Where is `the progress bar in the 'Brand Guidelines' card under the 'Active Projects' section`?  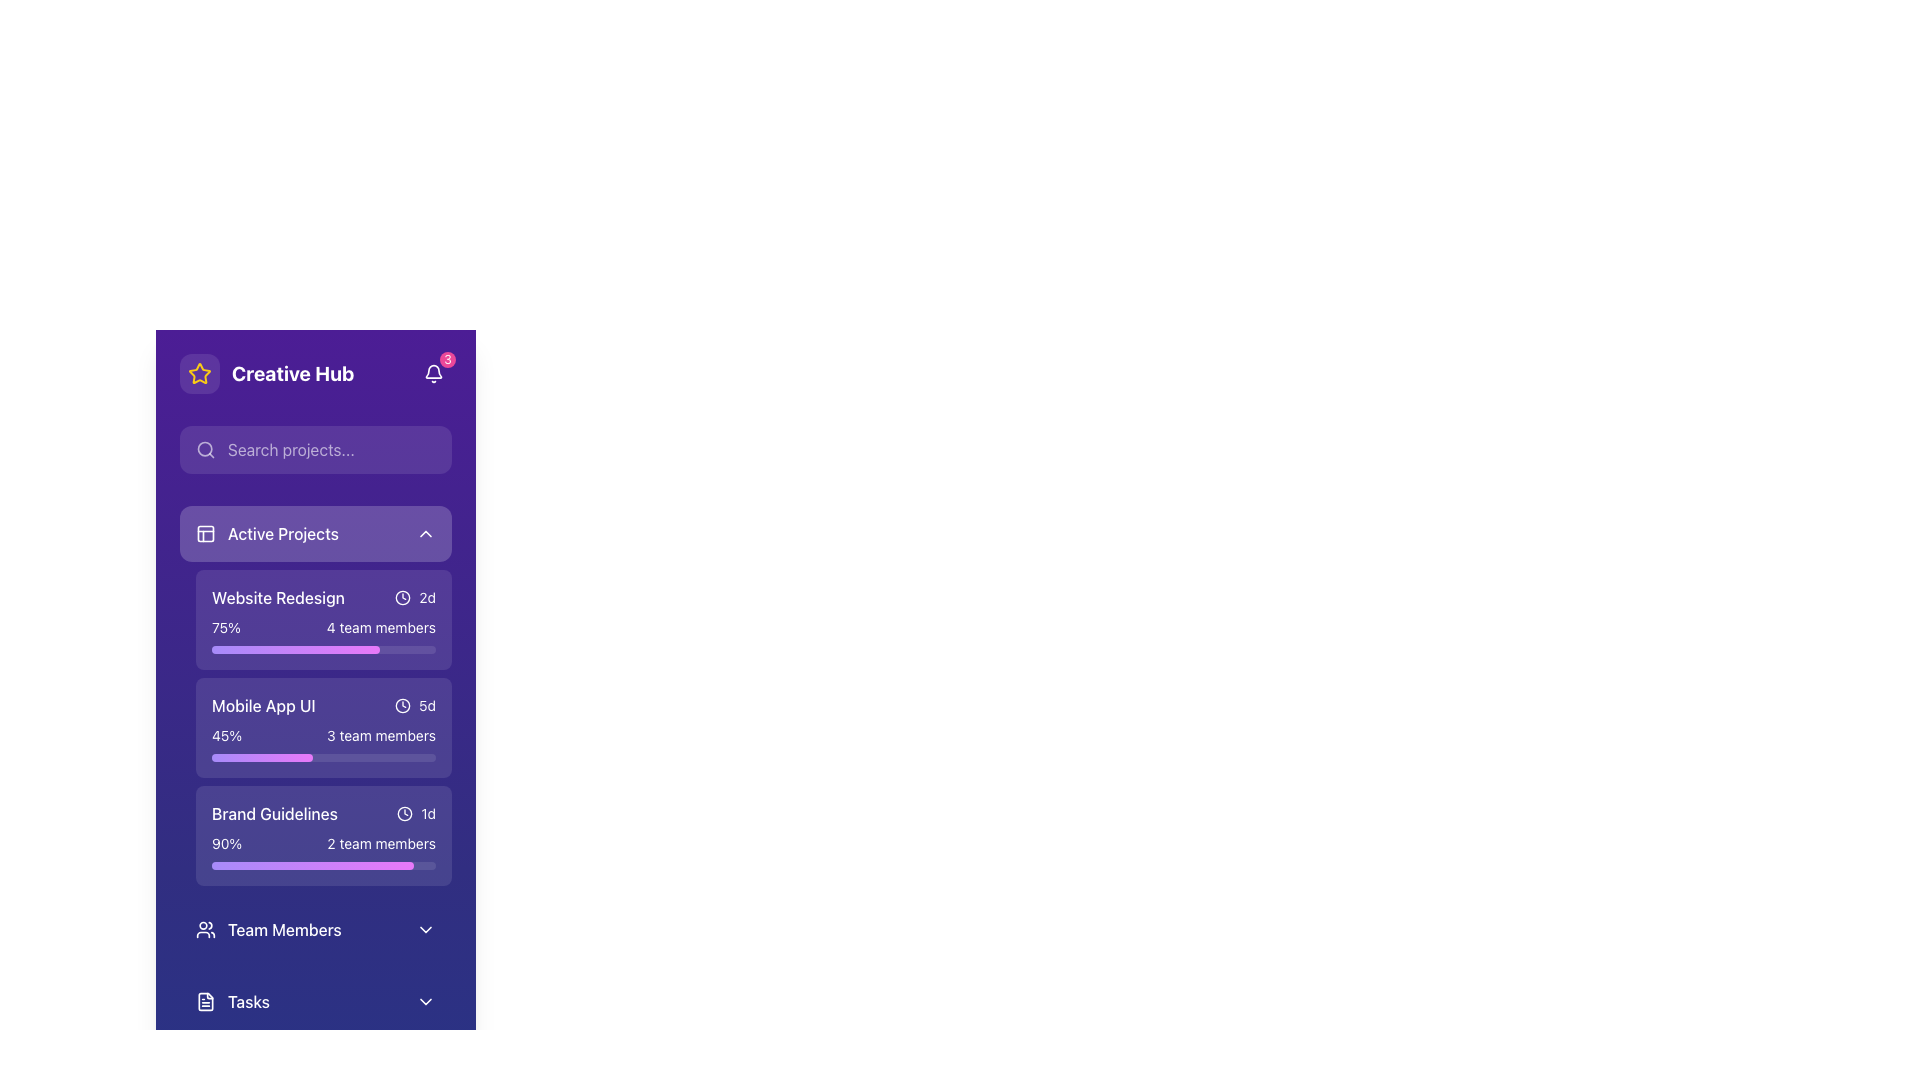 the progress bar in the 'Brand Guidelines' card under the 'Active Projects' section is located at coordinates (324, 852).